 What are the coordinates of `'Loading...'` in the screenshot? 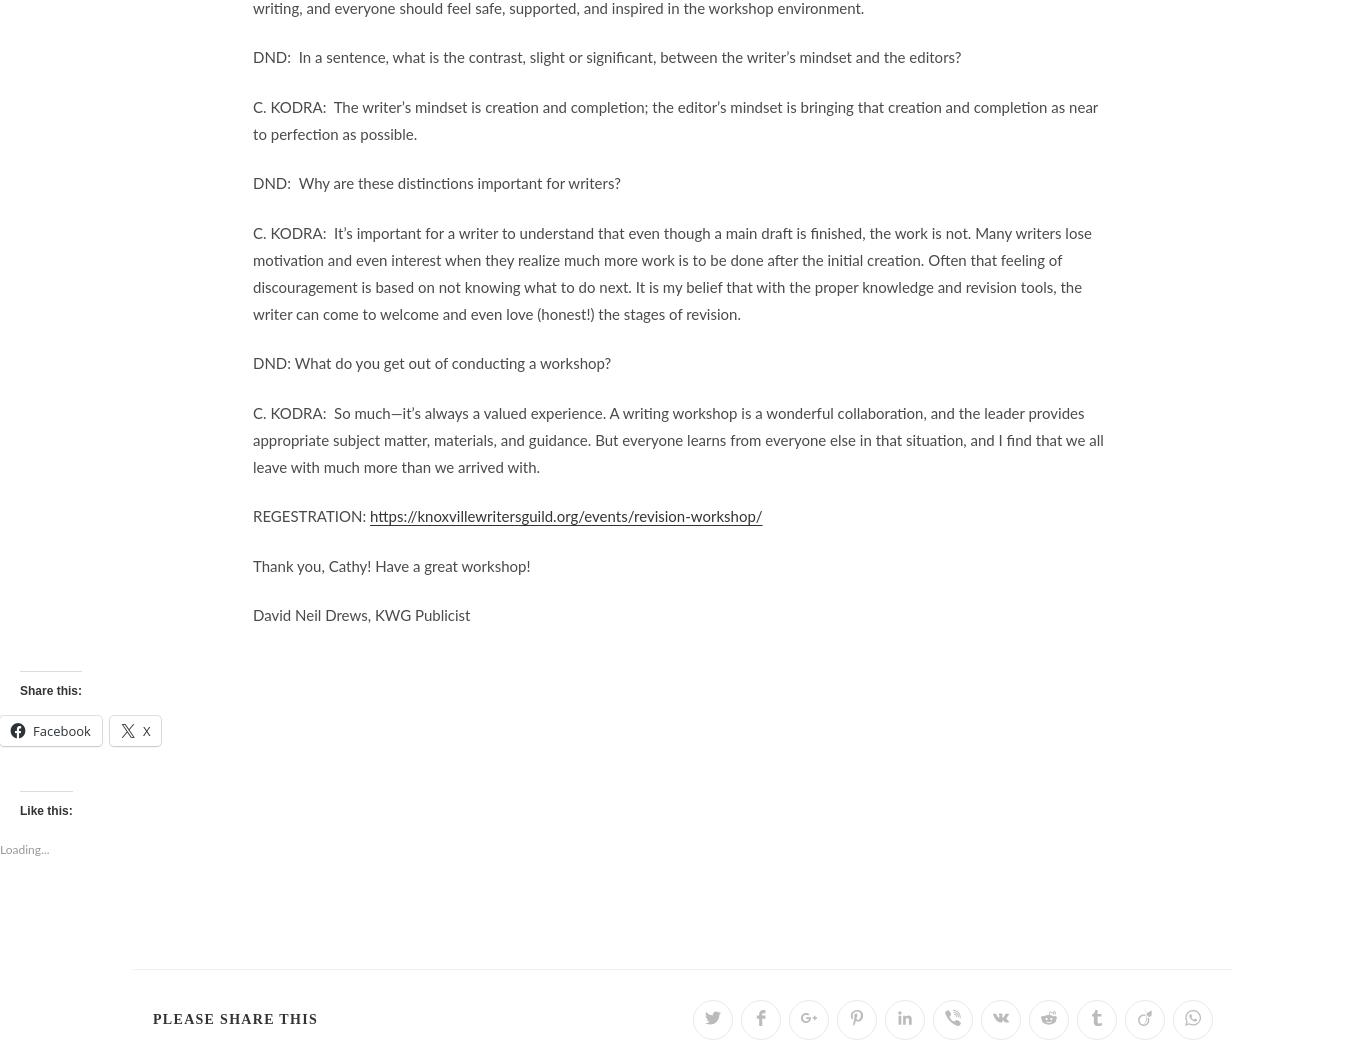 It's located at (24, 850).